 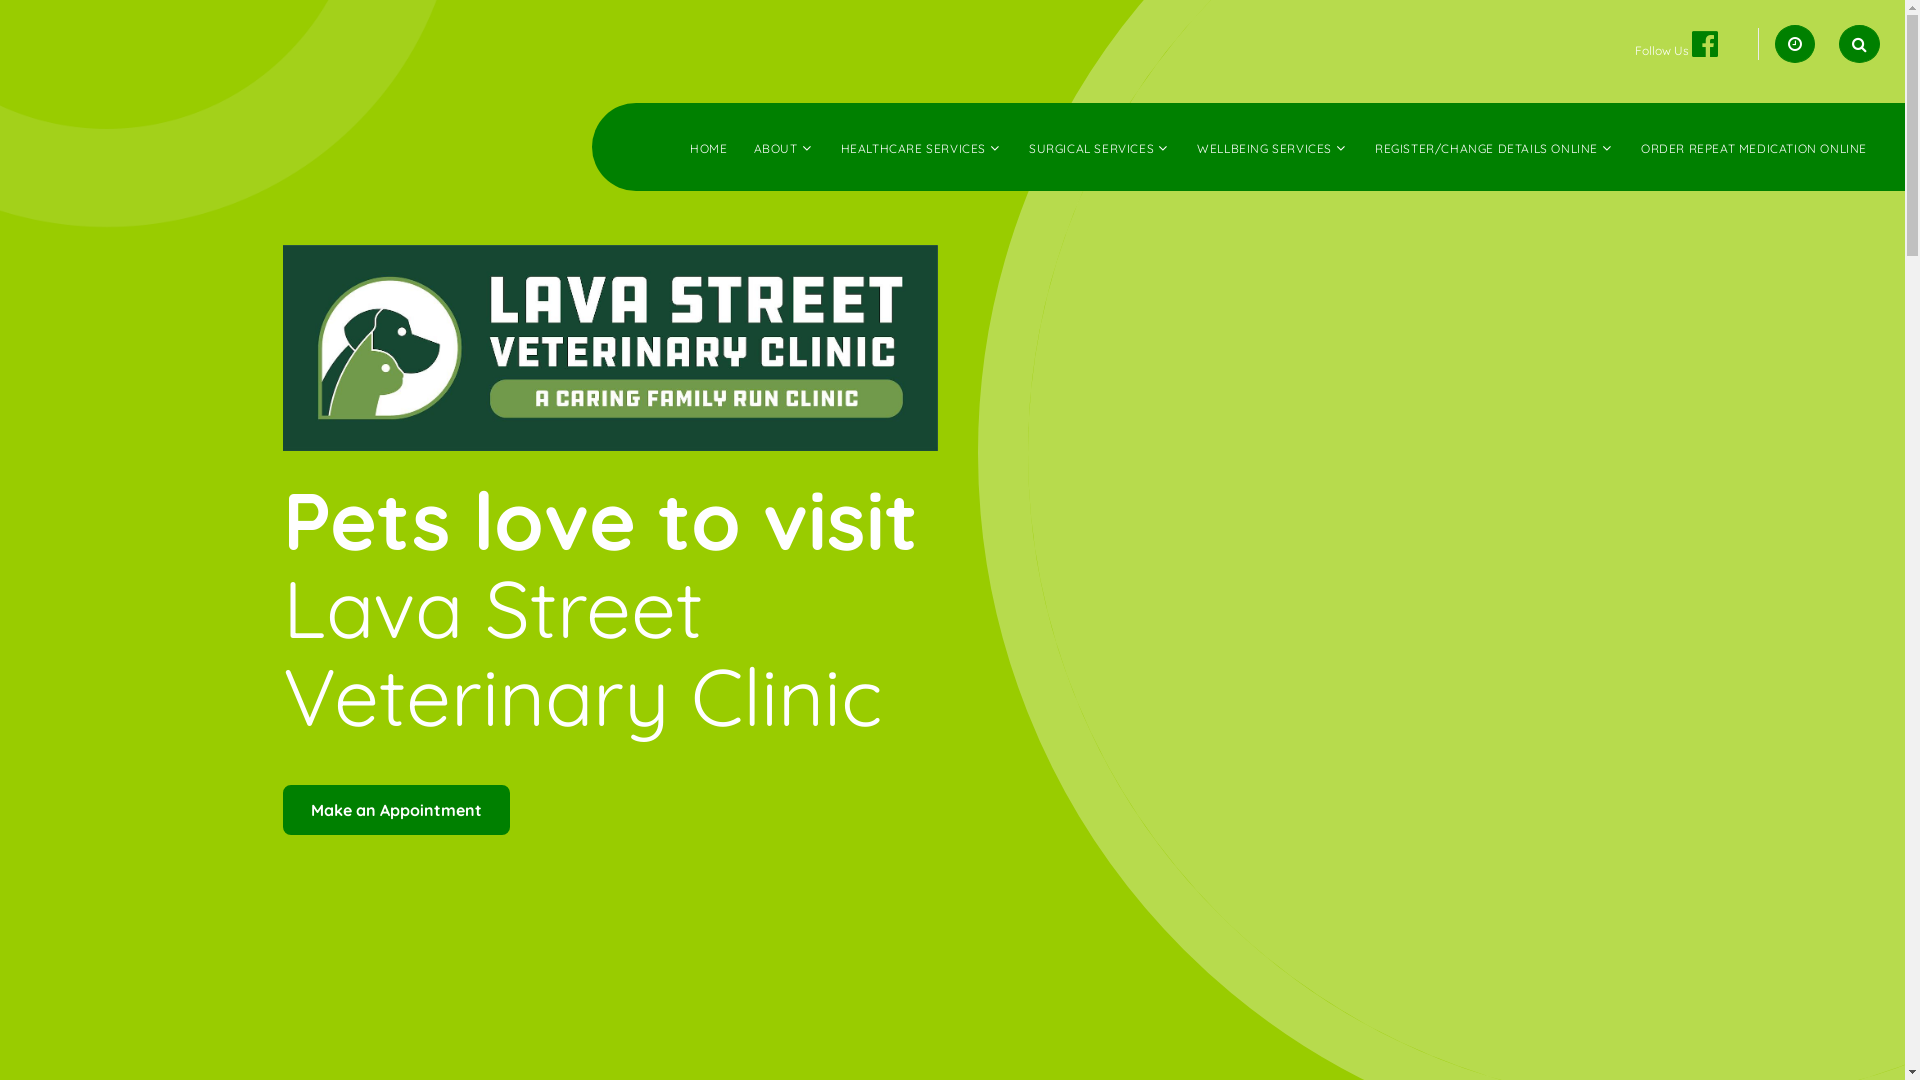 What do you see at coordinates (752, 147) in the screenshot?
I see `'ABOUT'` at bounding box center [752, 147].